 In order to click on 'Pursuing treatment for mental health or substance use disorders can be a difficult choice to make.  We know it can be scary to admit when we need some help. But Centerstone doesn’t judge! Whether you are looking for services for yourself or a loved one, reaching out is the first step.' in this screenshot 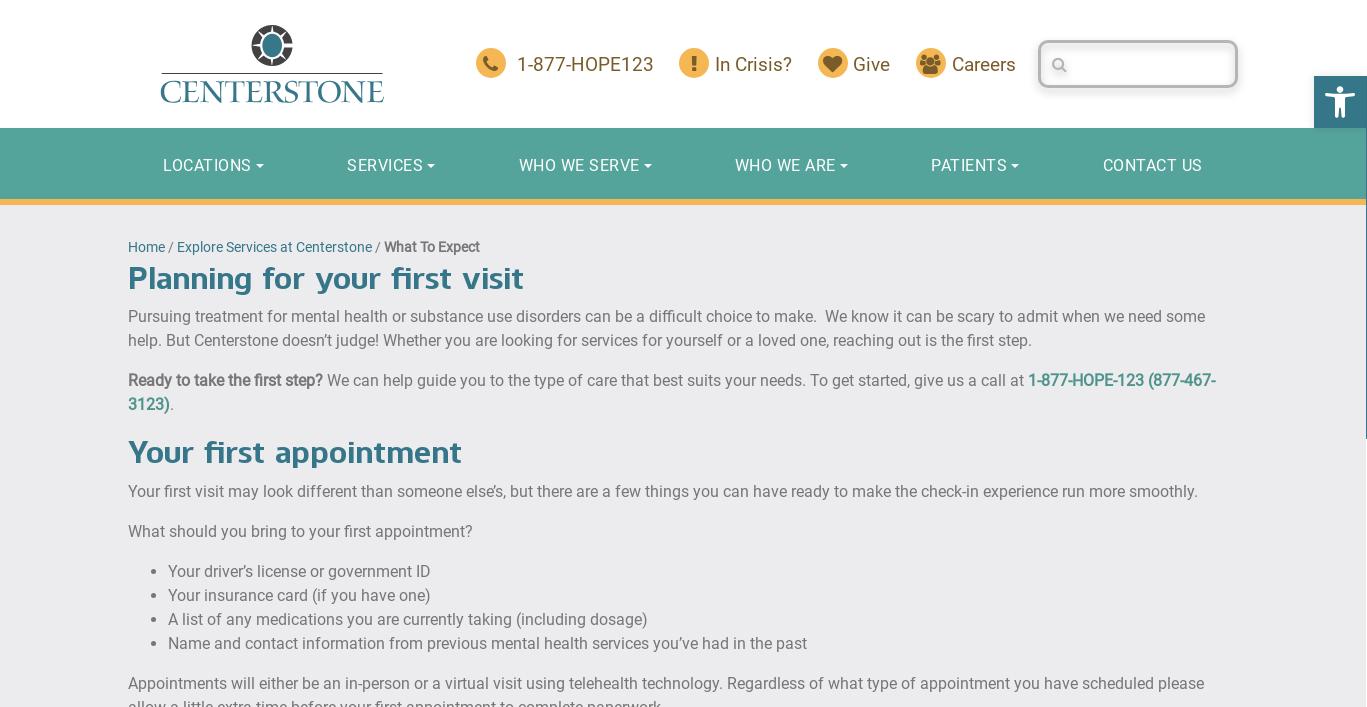, I will do `click(127, 327)`.